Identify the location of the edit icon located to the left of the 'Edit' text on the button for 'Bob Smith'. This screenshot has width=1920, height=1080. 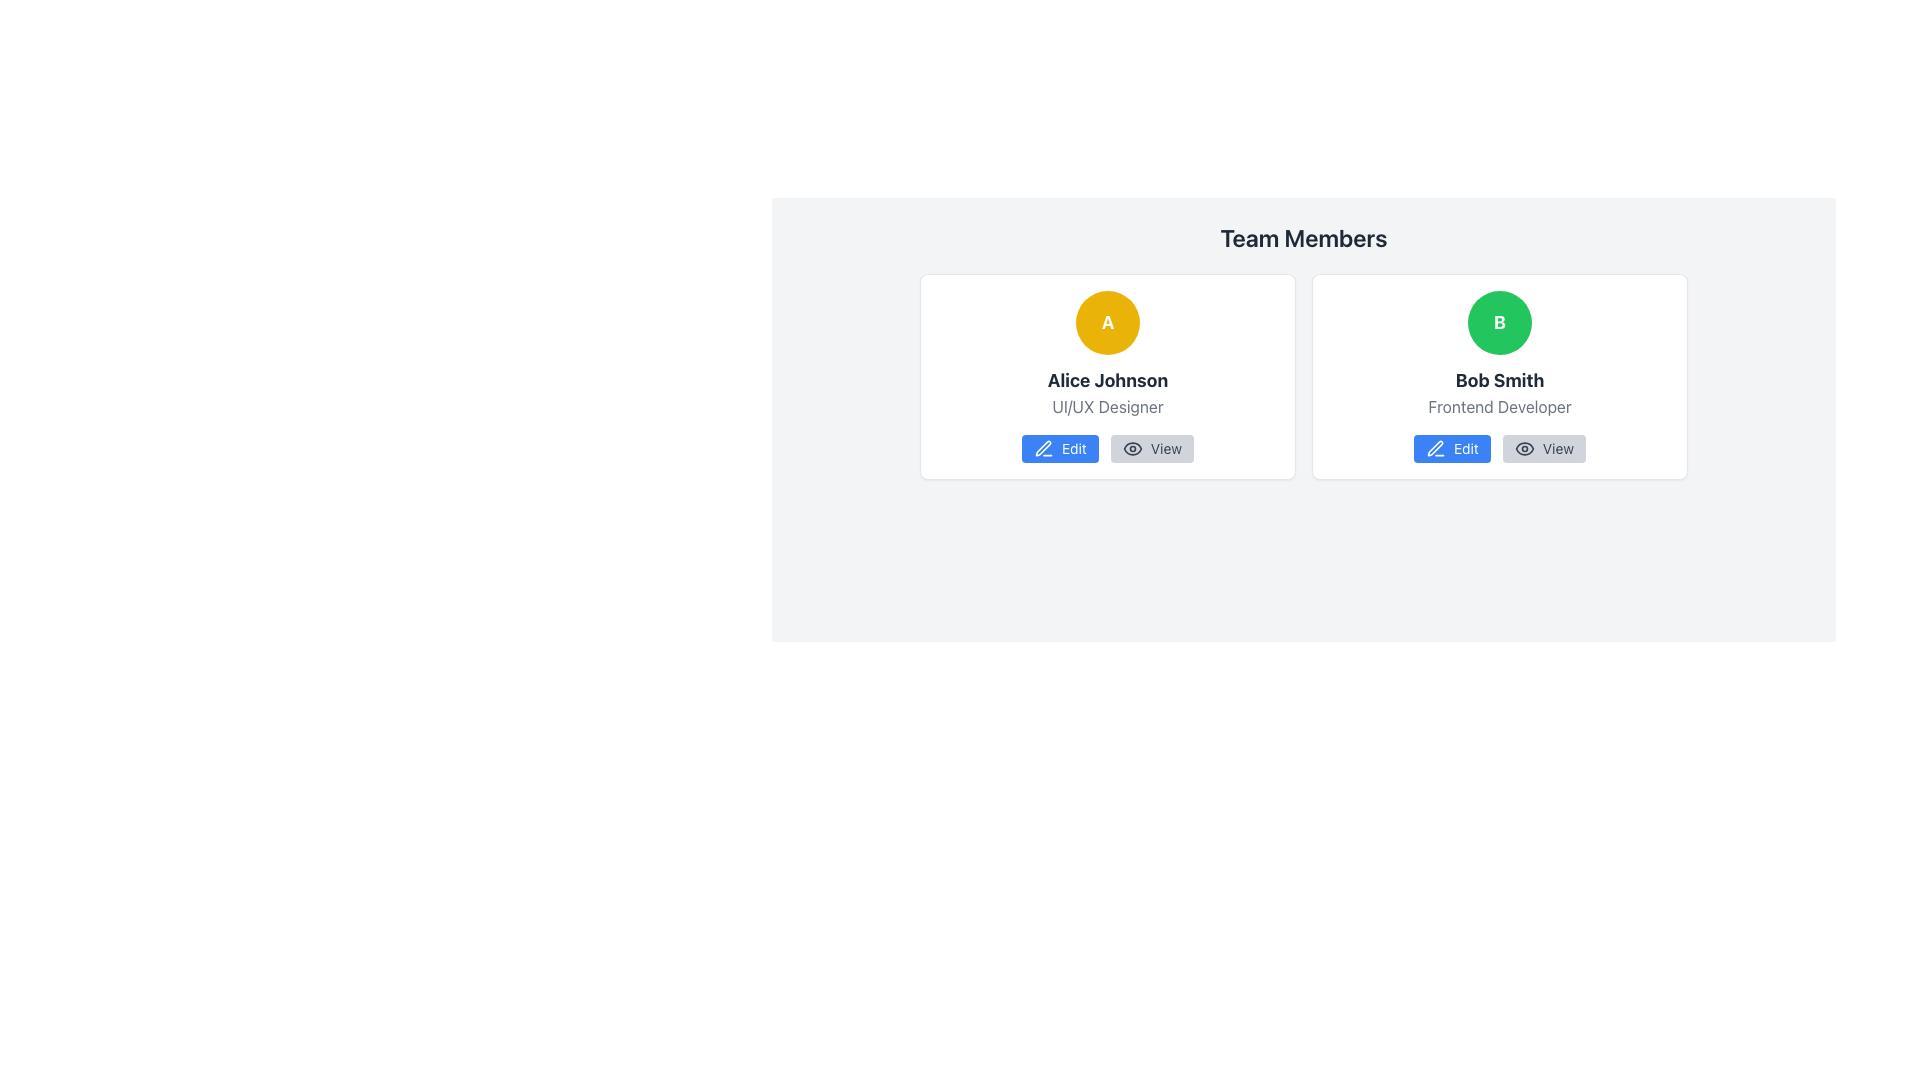
(1434, 447).